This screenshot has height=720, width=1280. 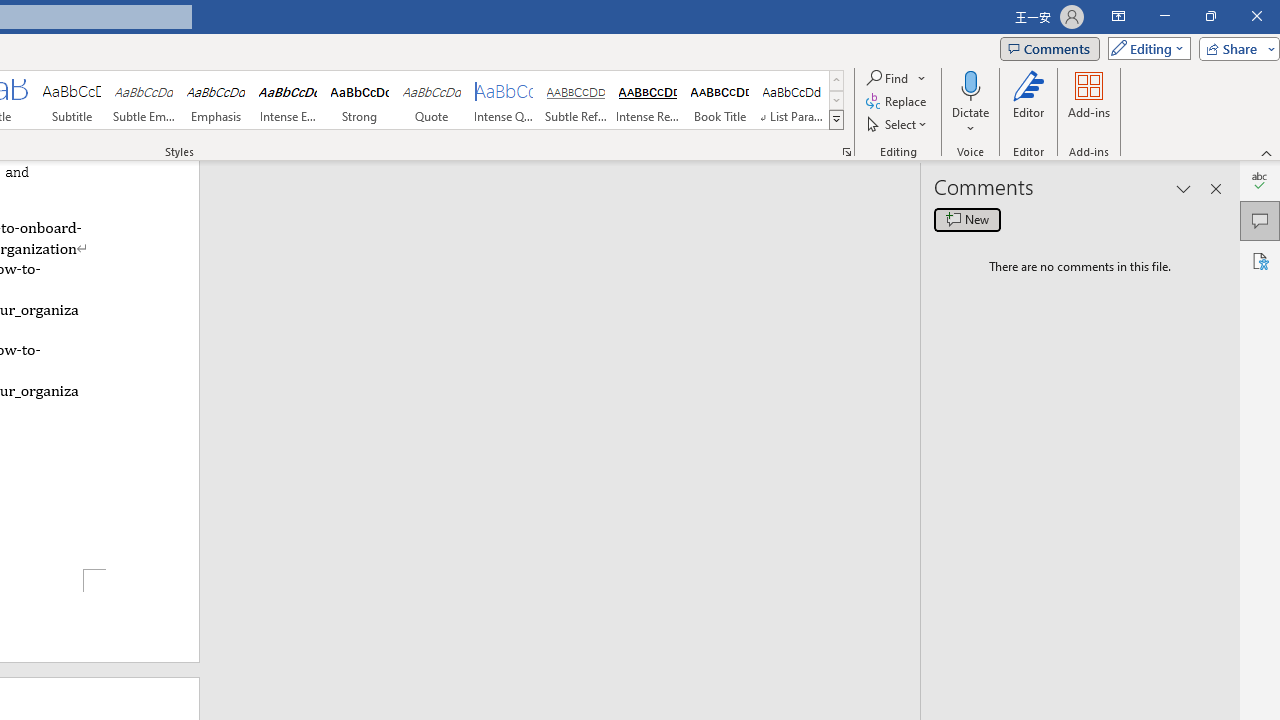 What do you see at coordinates (897, 124) in the screenshot?
I see `'Select'` at bounding box center [897, 124].